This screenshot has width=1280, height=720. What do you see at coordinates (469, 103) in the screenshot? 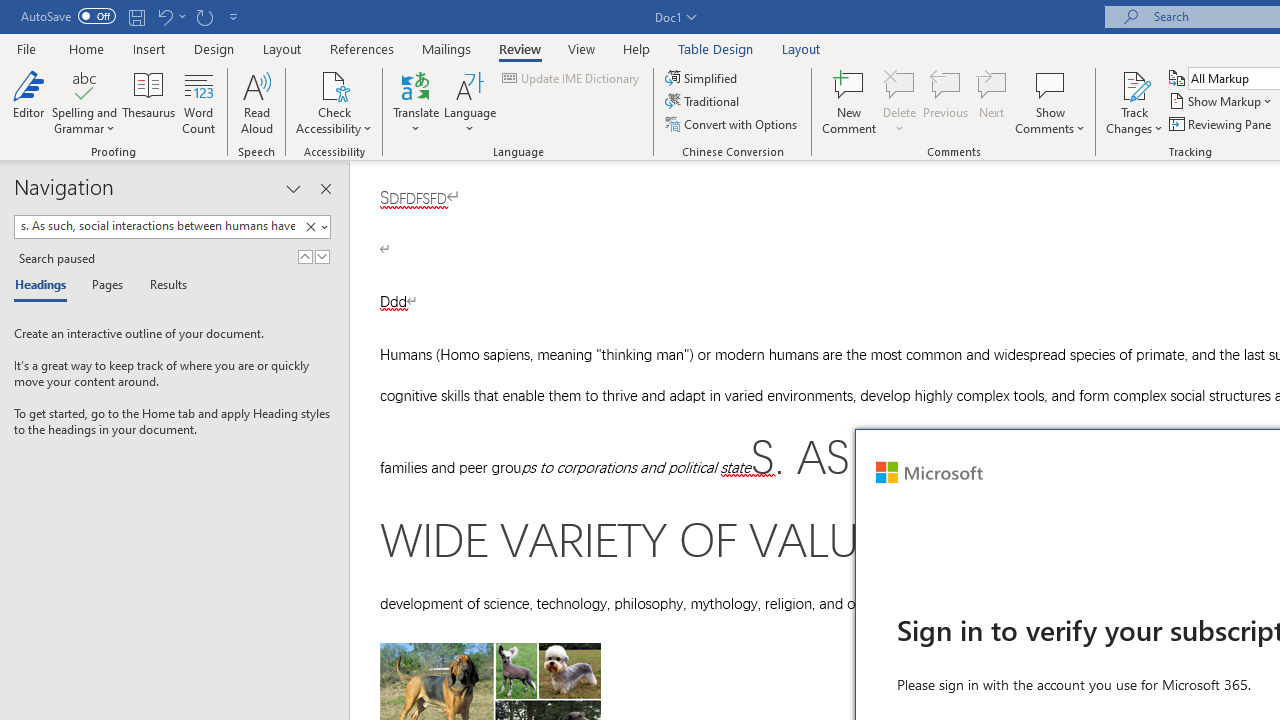
I see `'Language'` at bounding box center [469, 103].